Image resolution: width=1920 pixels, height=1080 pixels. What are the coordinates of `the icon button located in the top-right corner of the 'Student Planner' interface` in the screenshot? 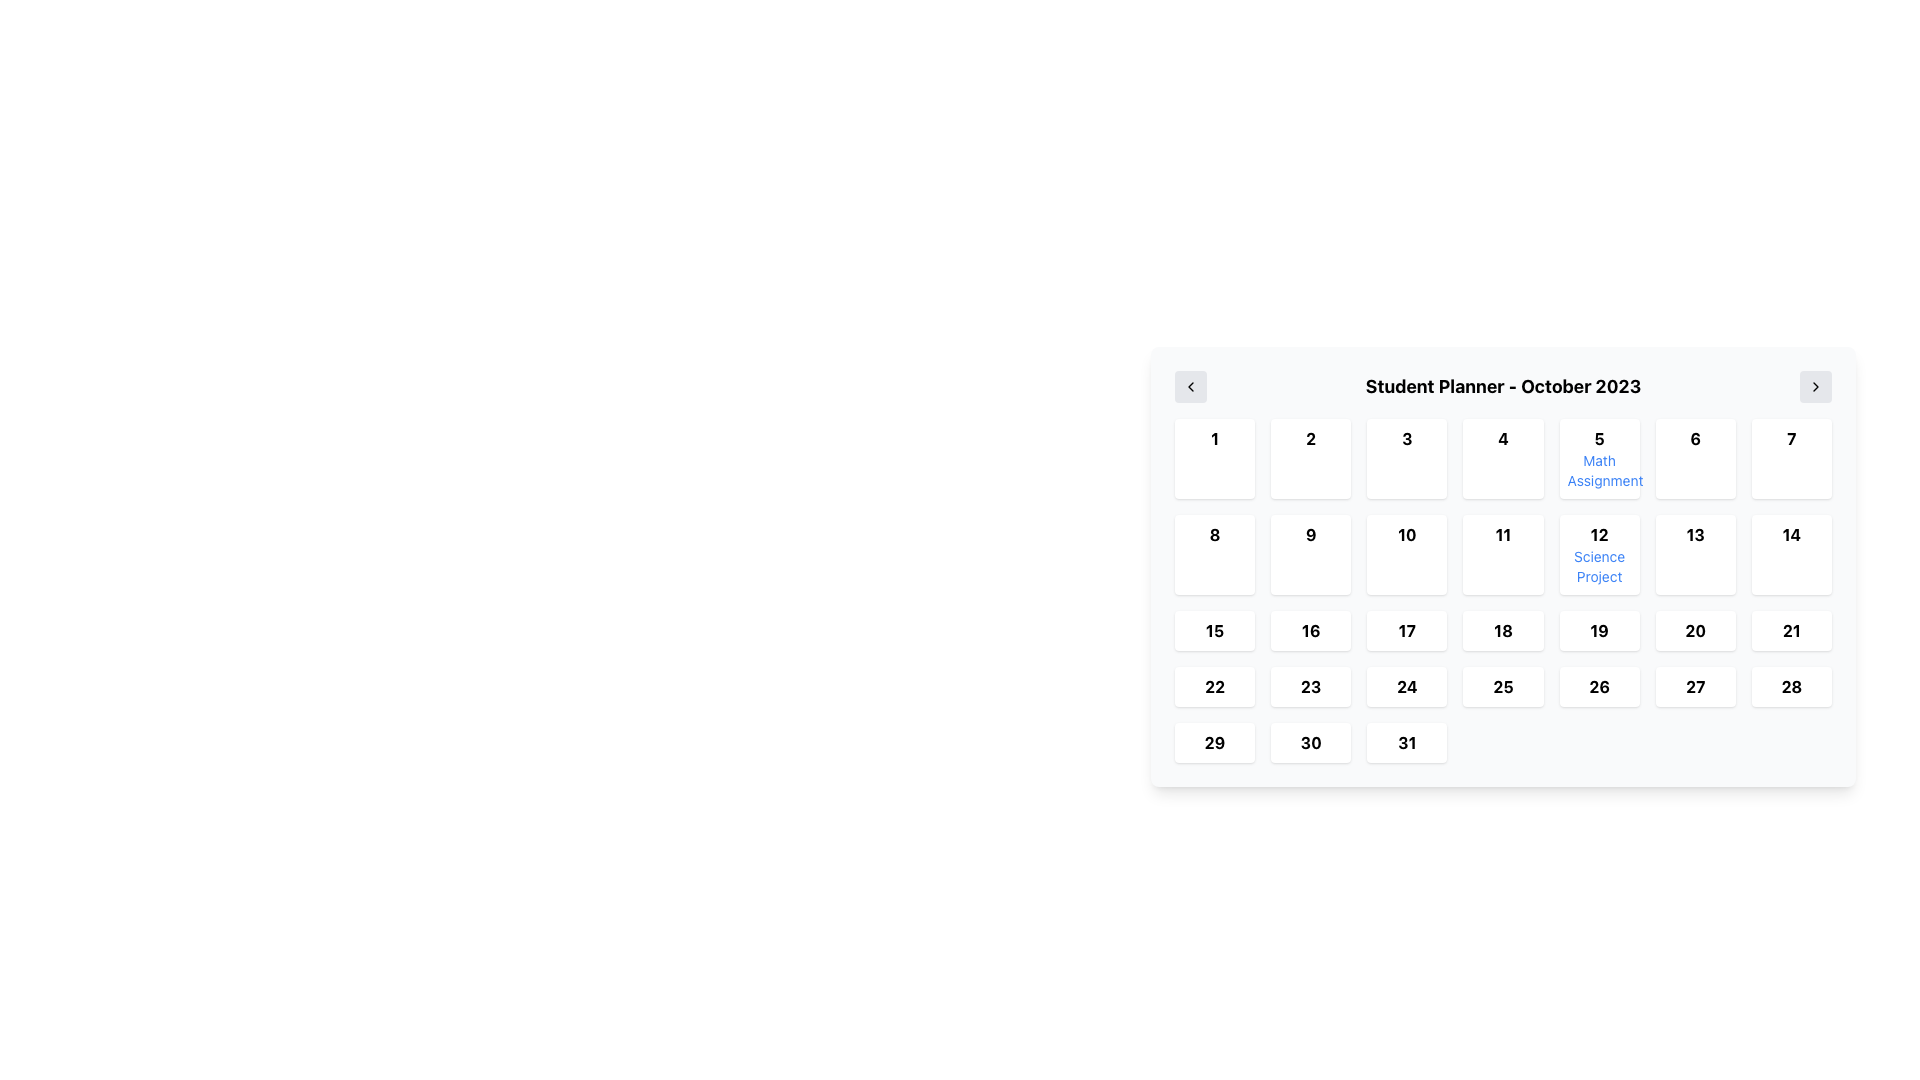 It's located at (1815, 386).